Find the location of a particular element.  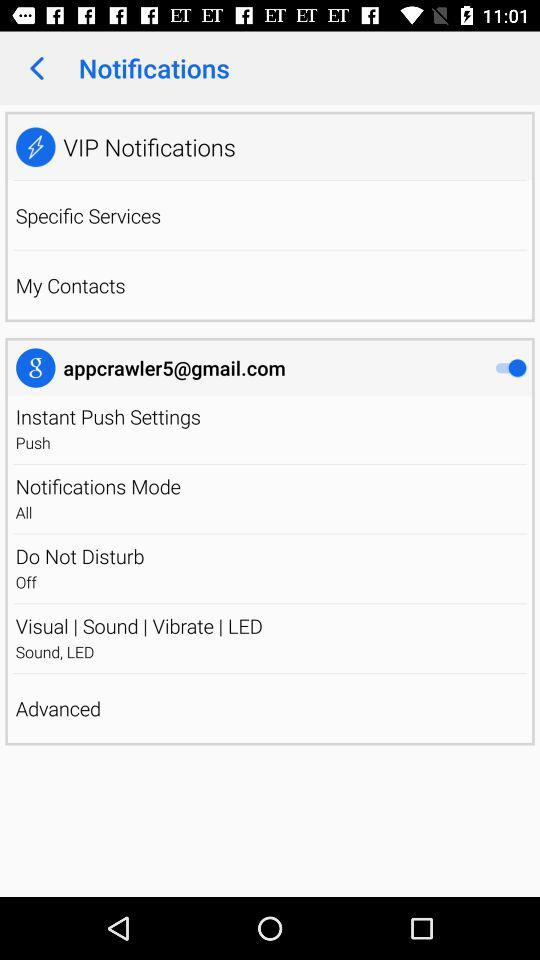

item above specific services icon is located at coordinates (270, 179).